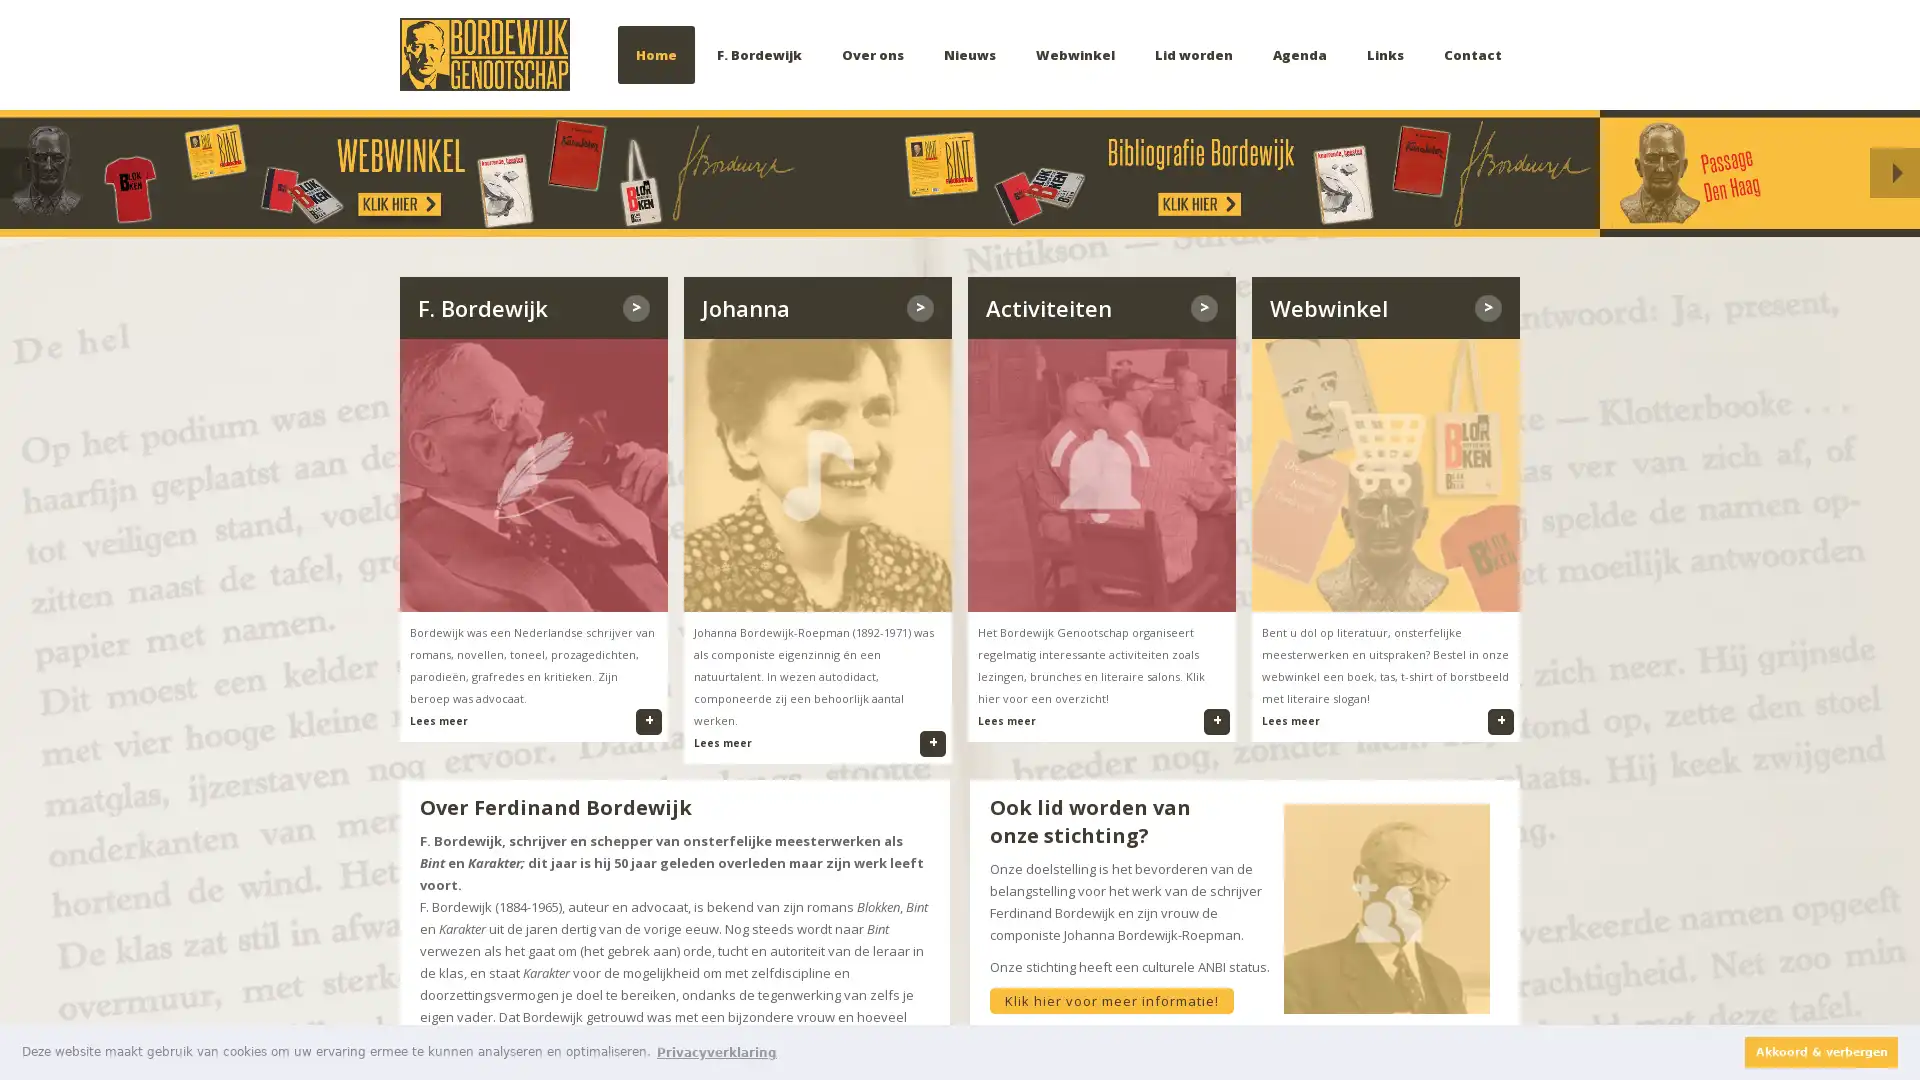  What do you see at coordinates (716, 1051) in the screenshot?
I see `learn more about cookies` at bounding box center [716, 1051].